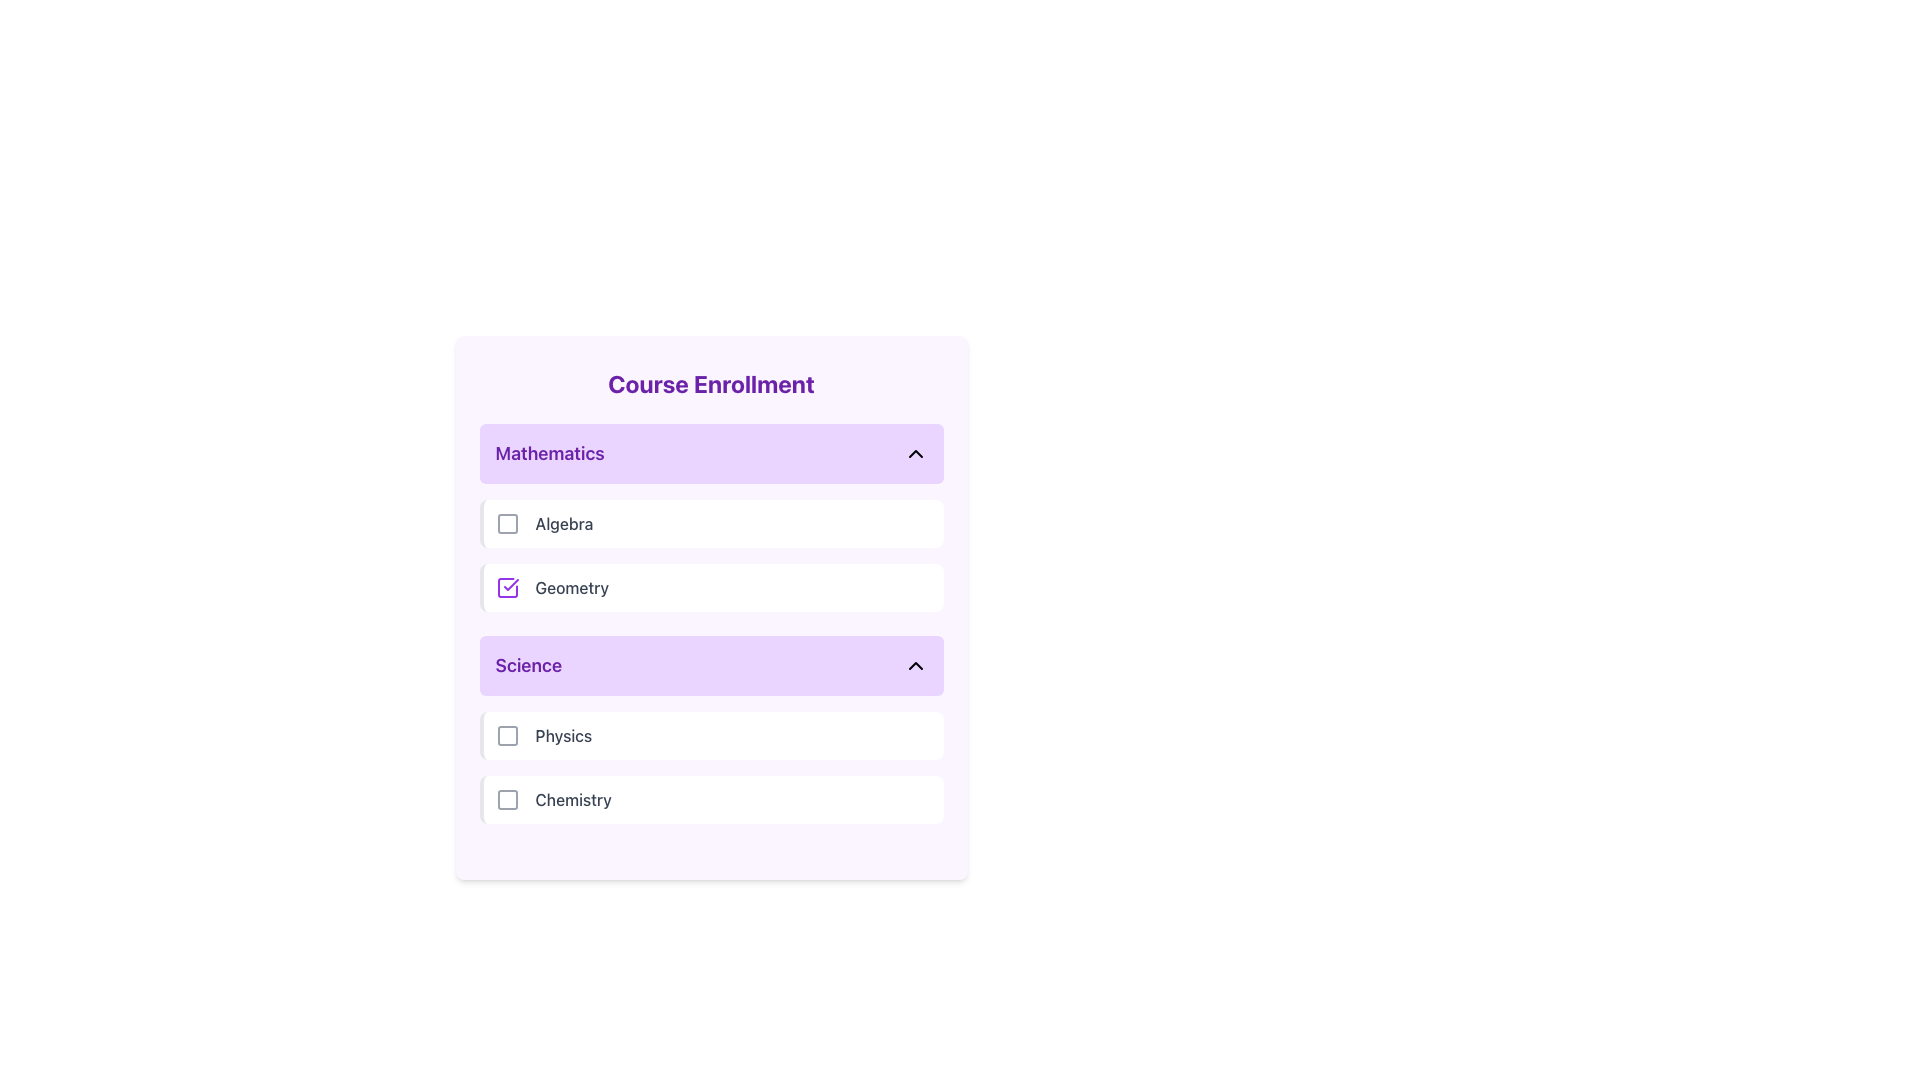  I want to click on the toggle icon located in the top-right corner of the 'Mathematics' section header to change its visibility, so click(914, 454).